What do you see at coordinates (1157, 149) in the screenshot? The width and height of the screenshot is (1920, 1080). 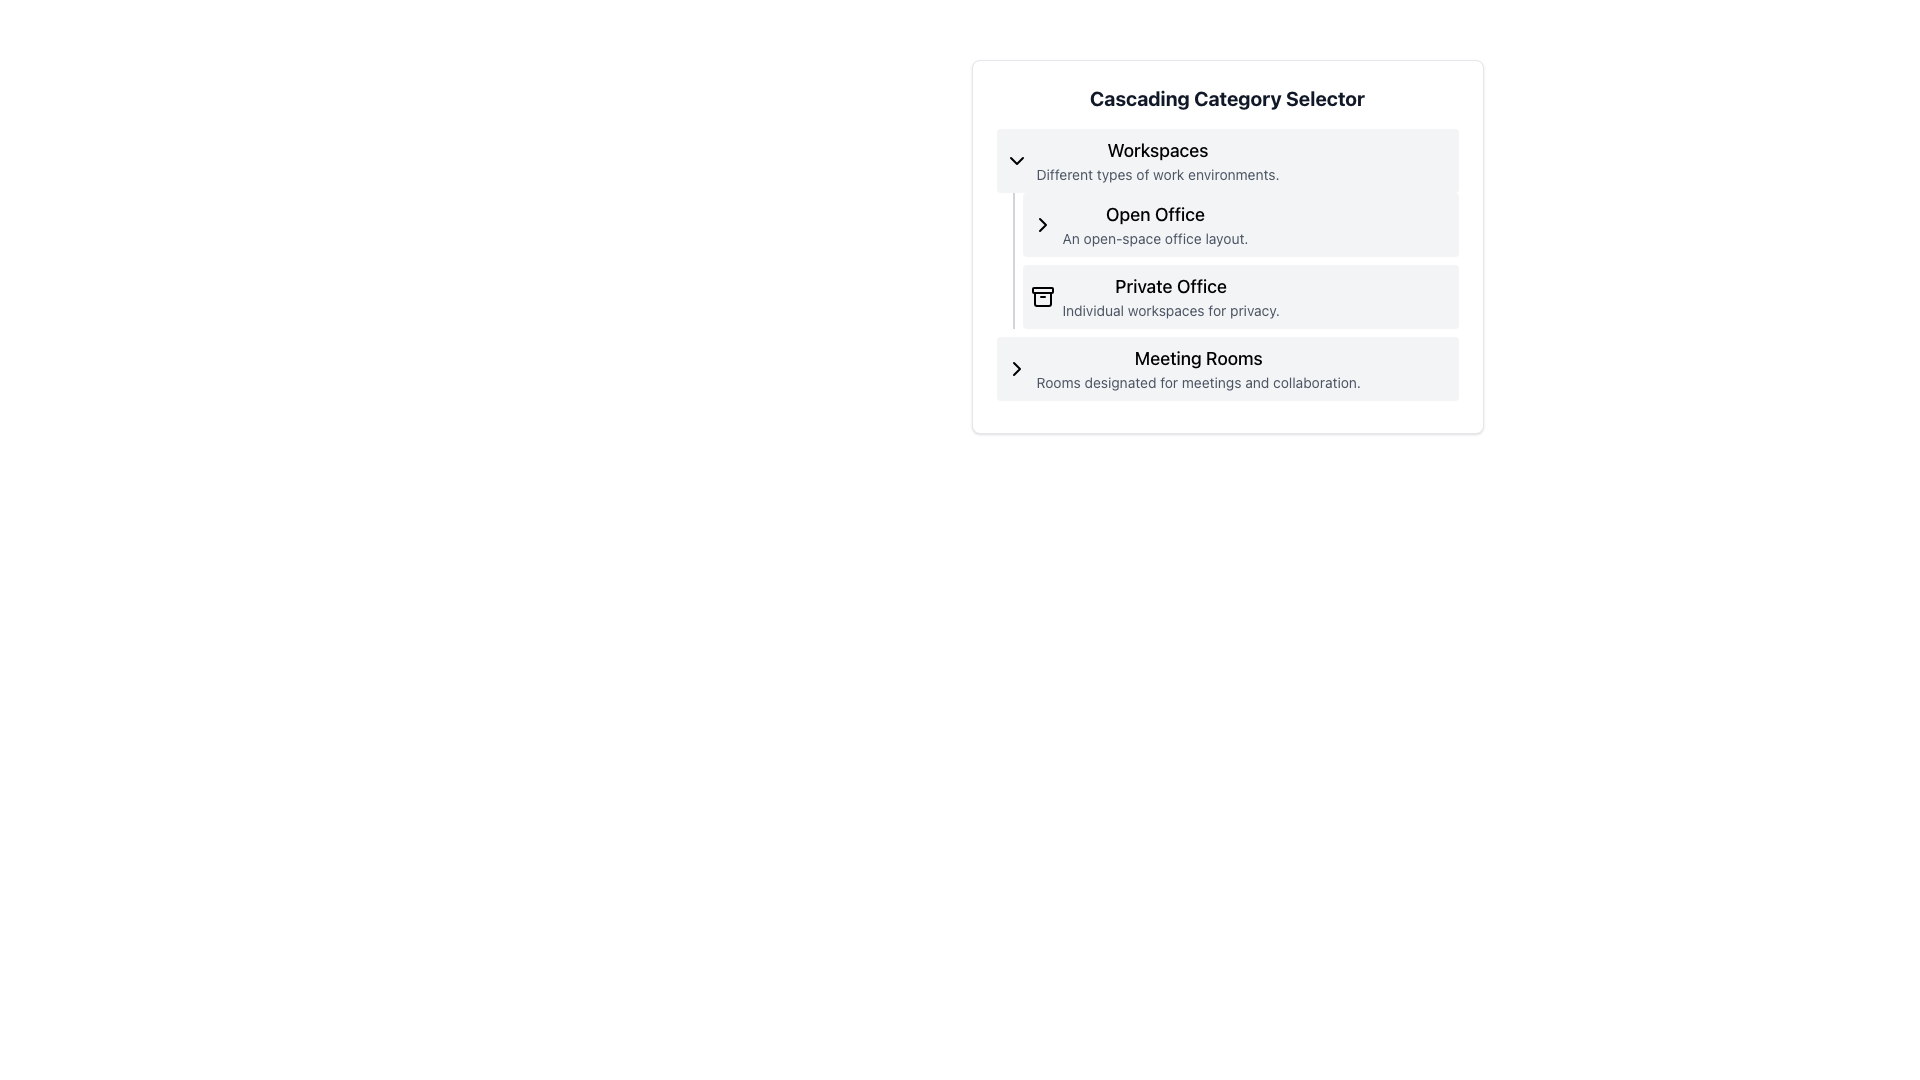 I see `the text label displaying 'Workspaces', which is styled with a larger and bolder font and is positioned at the top of the cascading category selector interface` at bounding box center [1157, 149].